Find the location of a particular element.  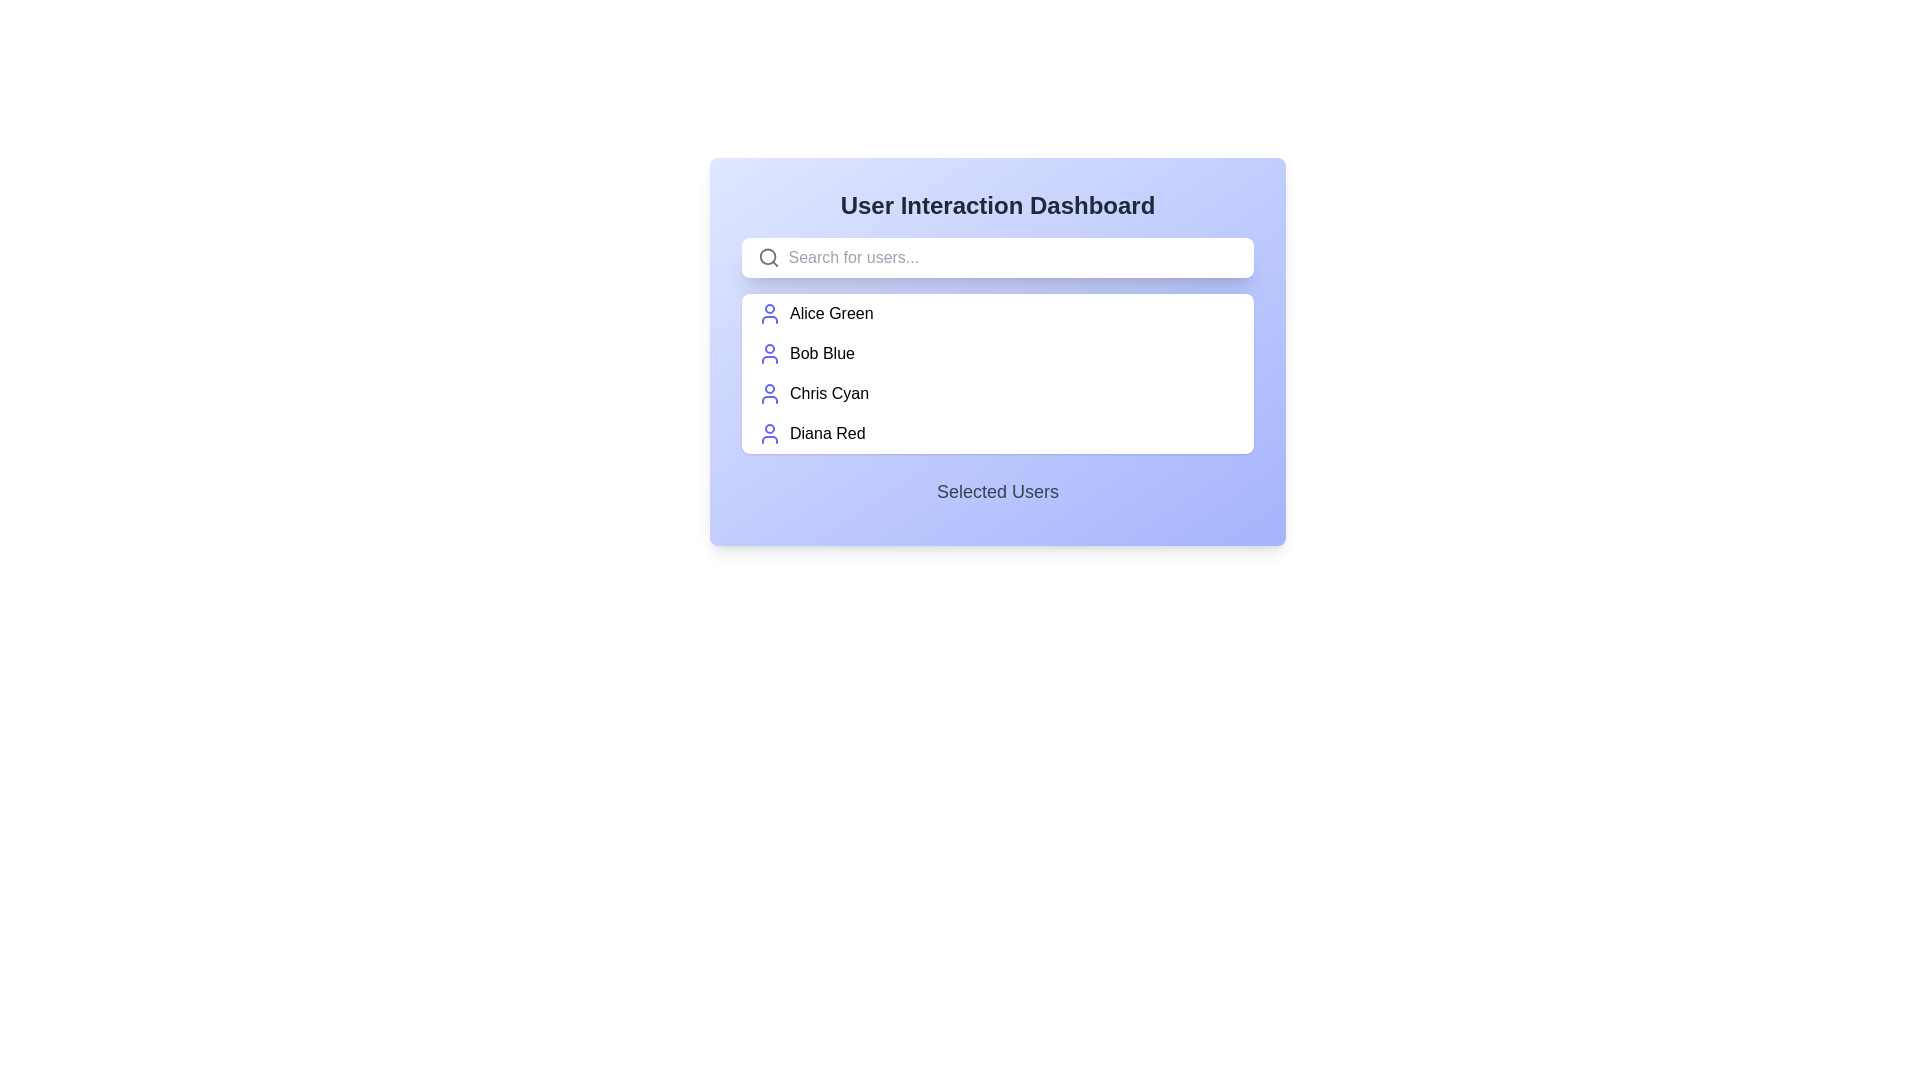

the list item labeled 'Diana Red', which is the fourth item in a vertical list of user entries is located at coordinates (998, 433).